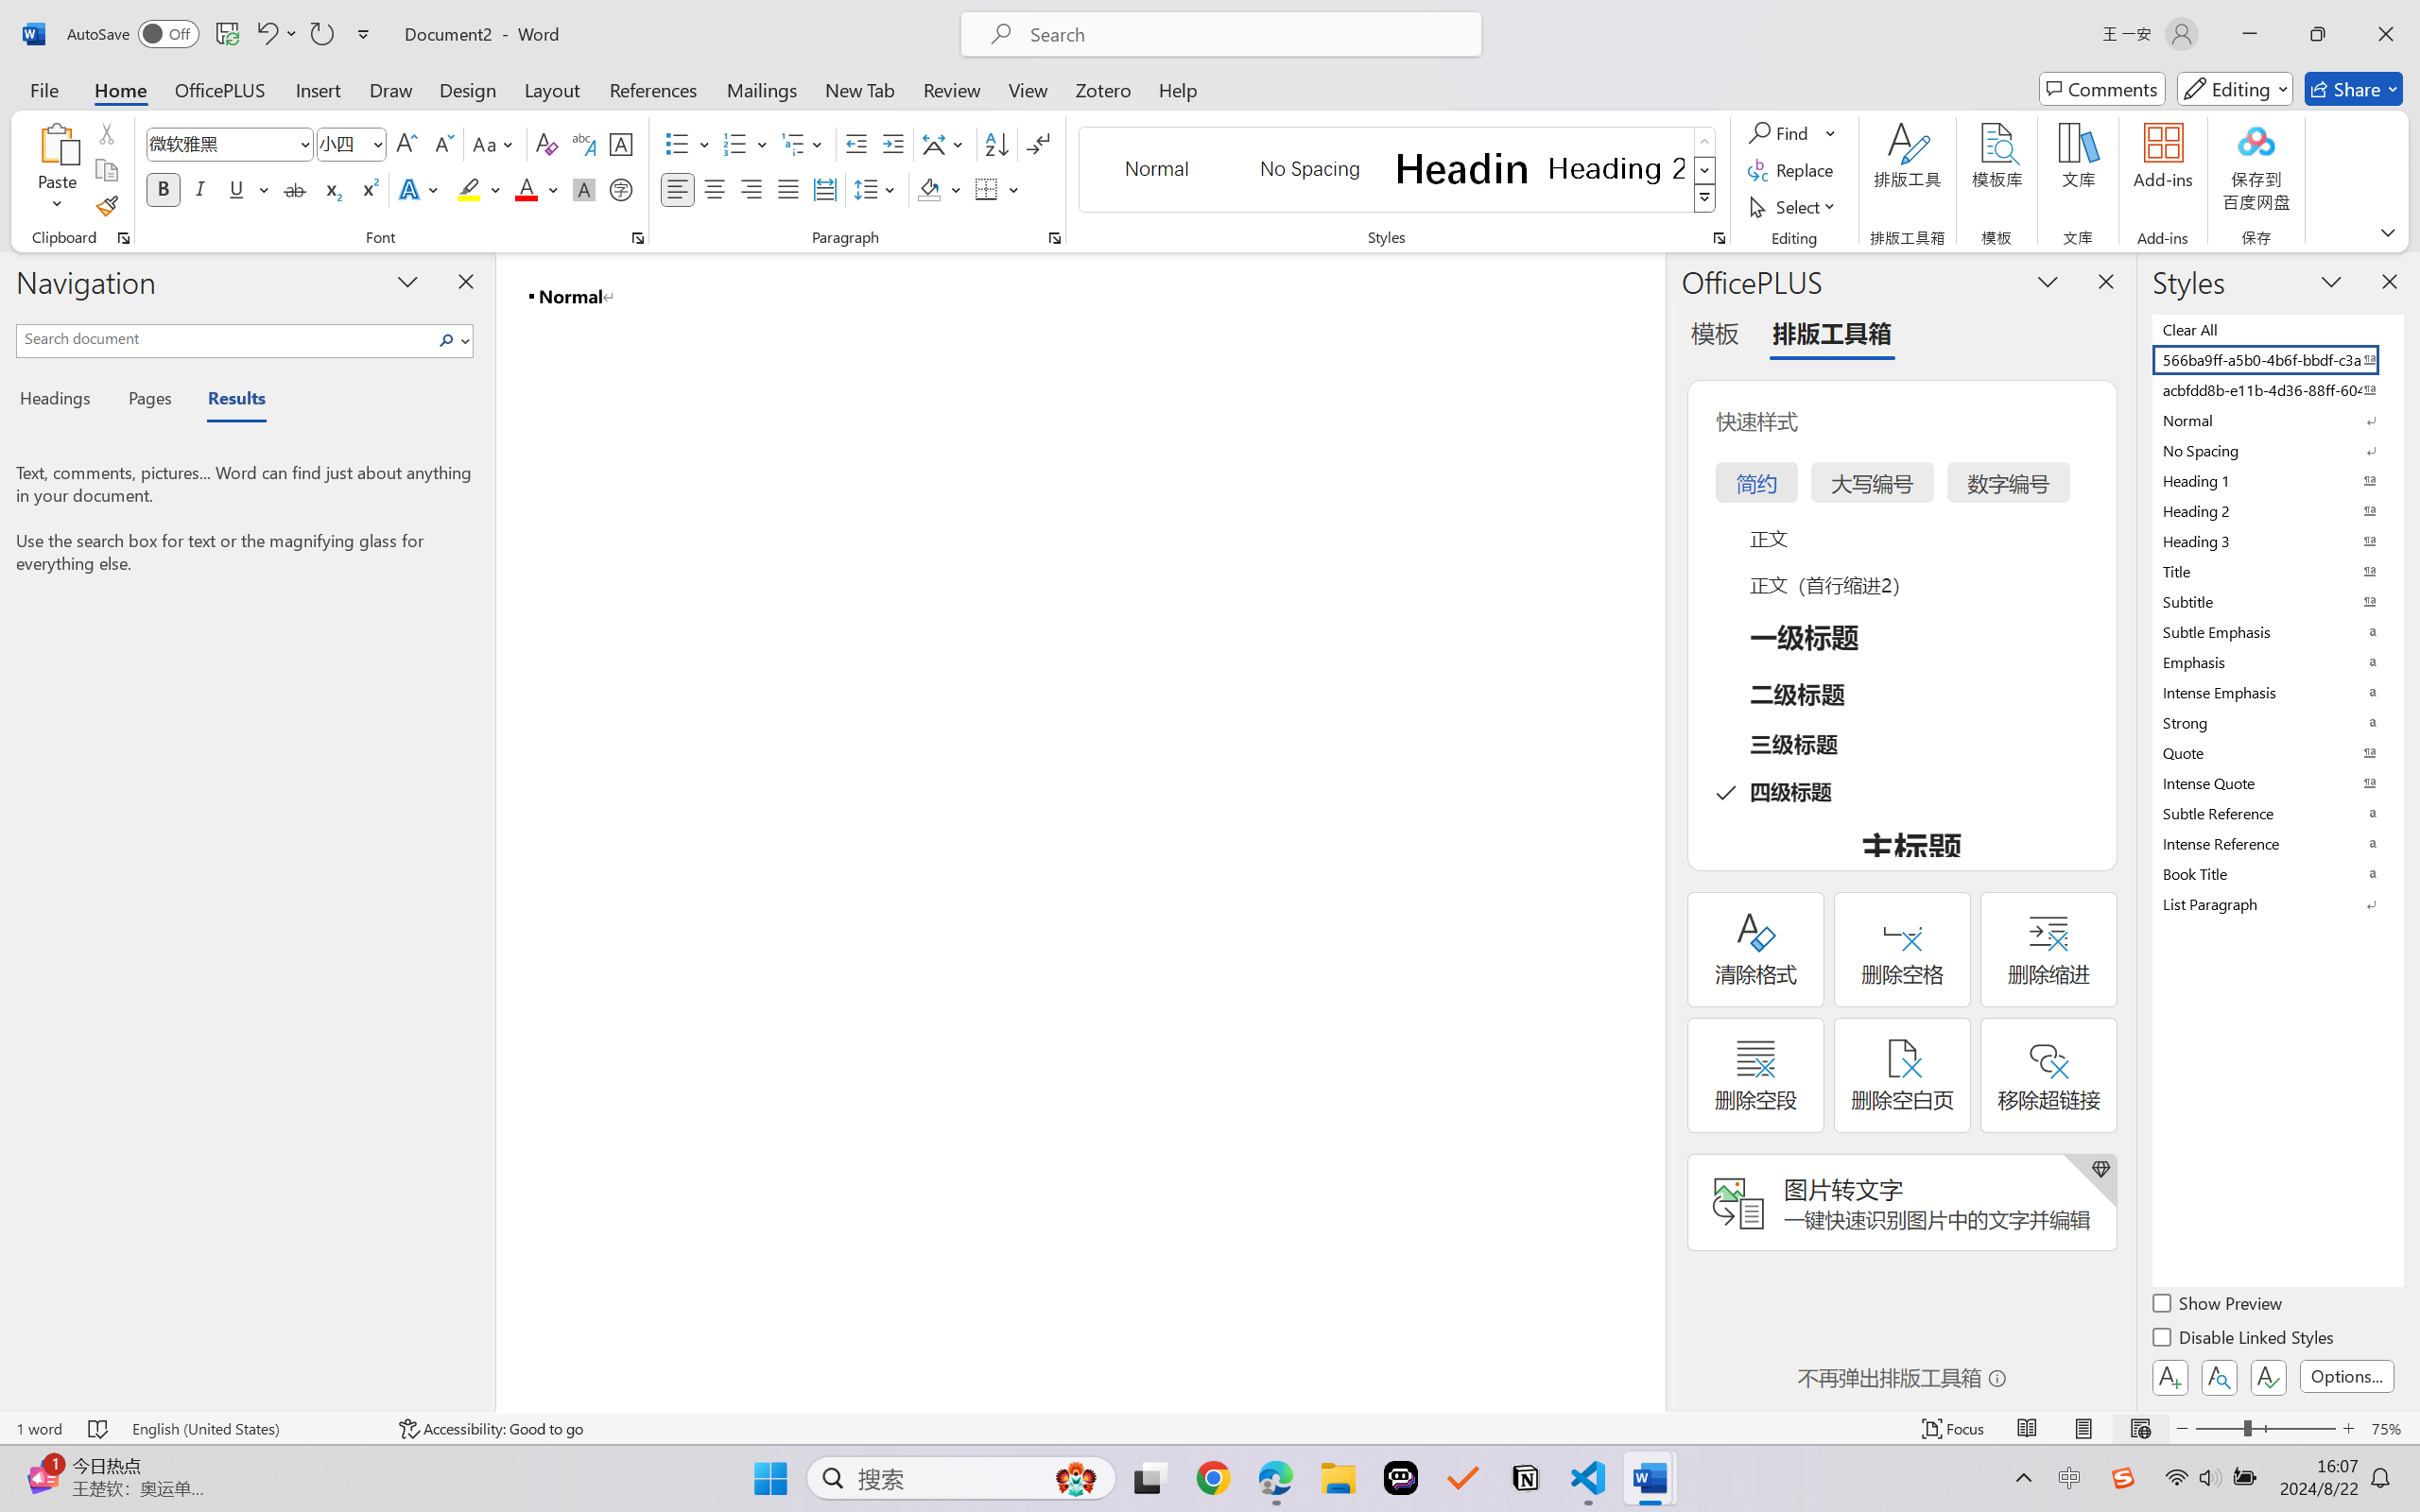  What do you see at coordinates (2275, 722) in the screenshot?
I see `'Strong'` at bounding box center [2275, 722].